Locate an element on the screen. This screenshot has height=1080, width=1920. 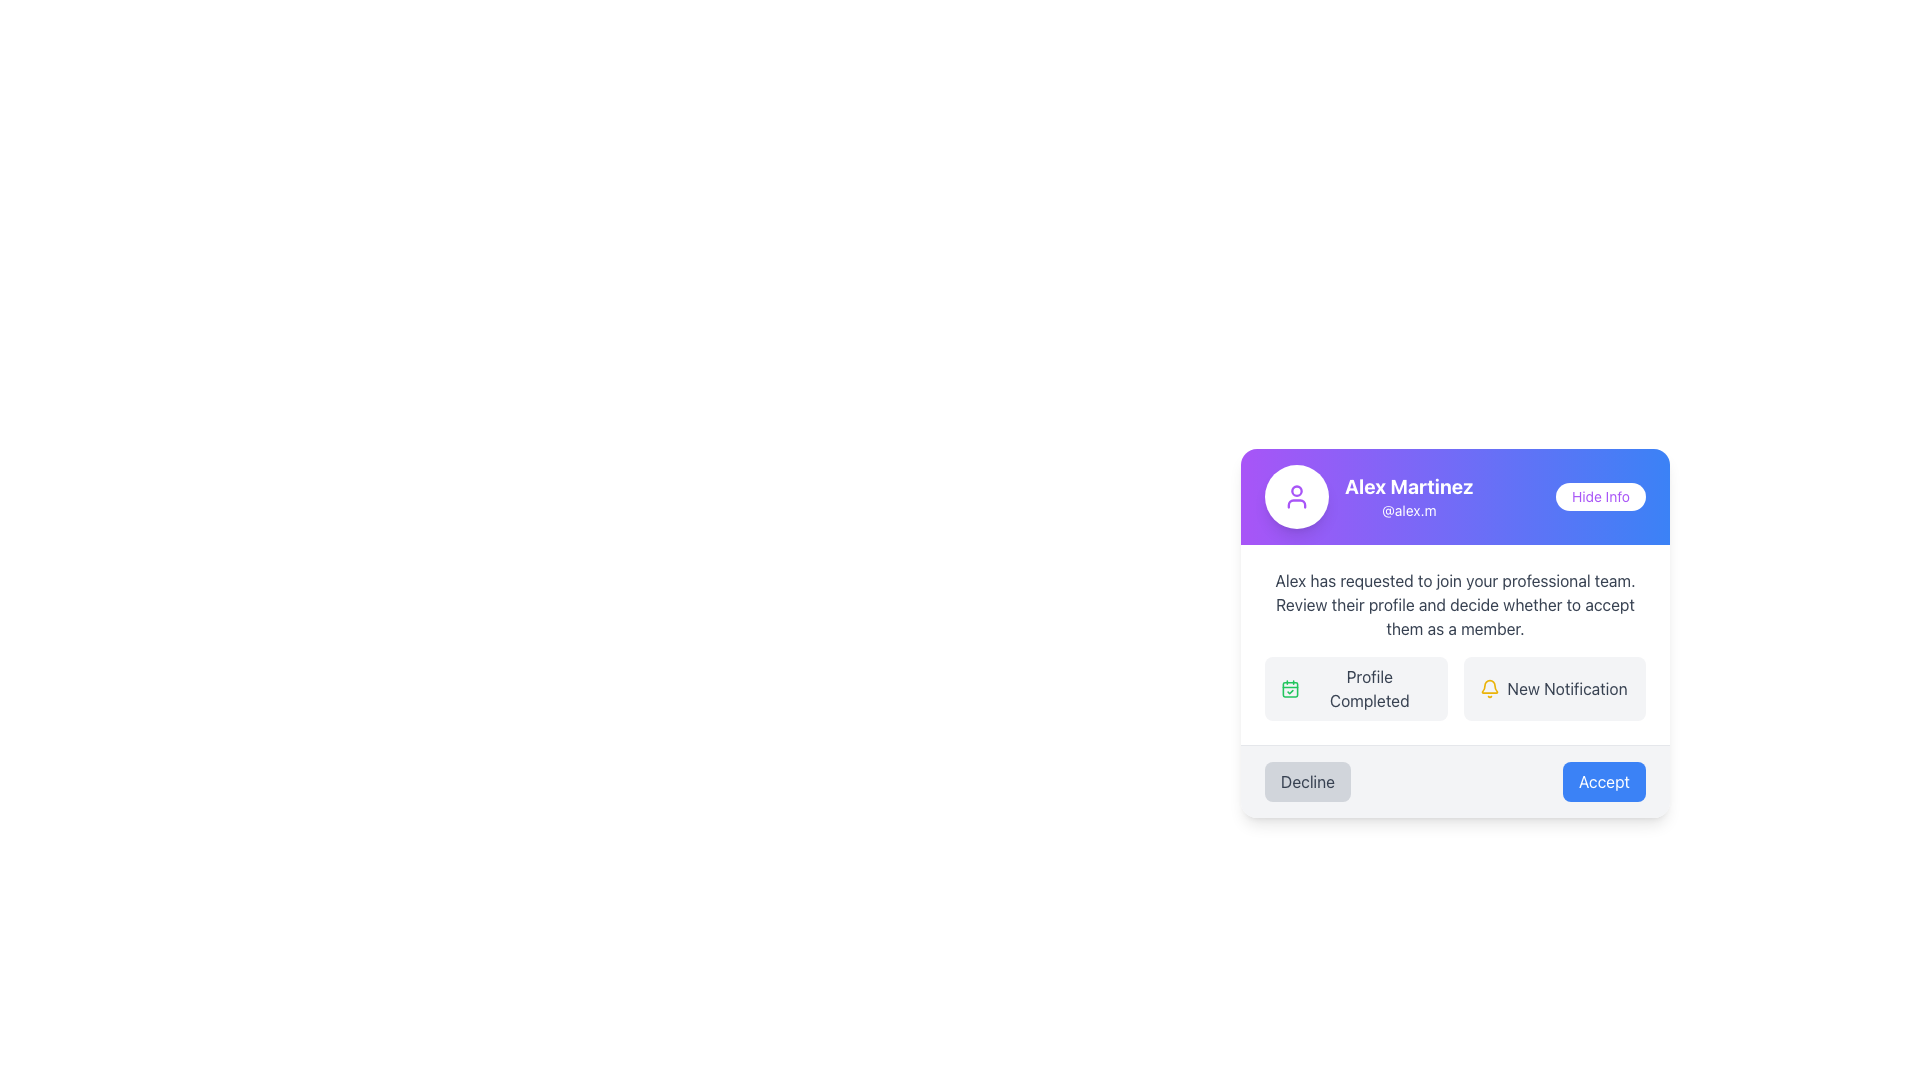
the 'Hide Info' button located at the top-right corner of the user information card is located at coordinates (1601, 496).